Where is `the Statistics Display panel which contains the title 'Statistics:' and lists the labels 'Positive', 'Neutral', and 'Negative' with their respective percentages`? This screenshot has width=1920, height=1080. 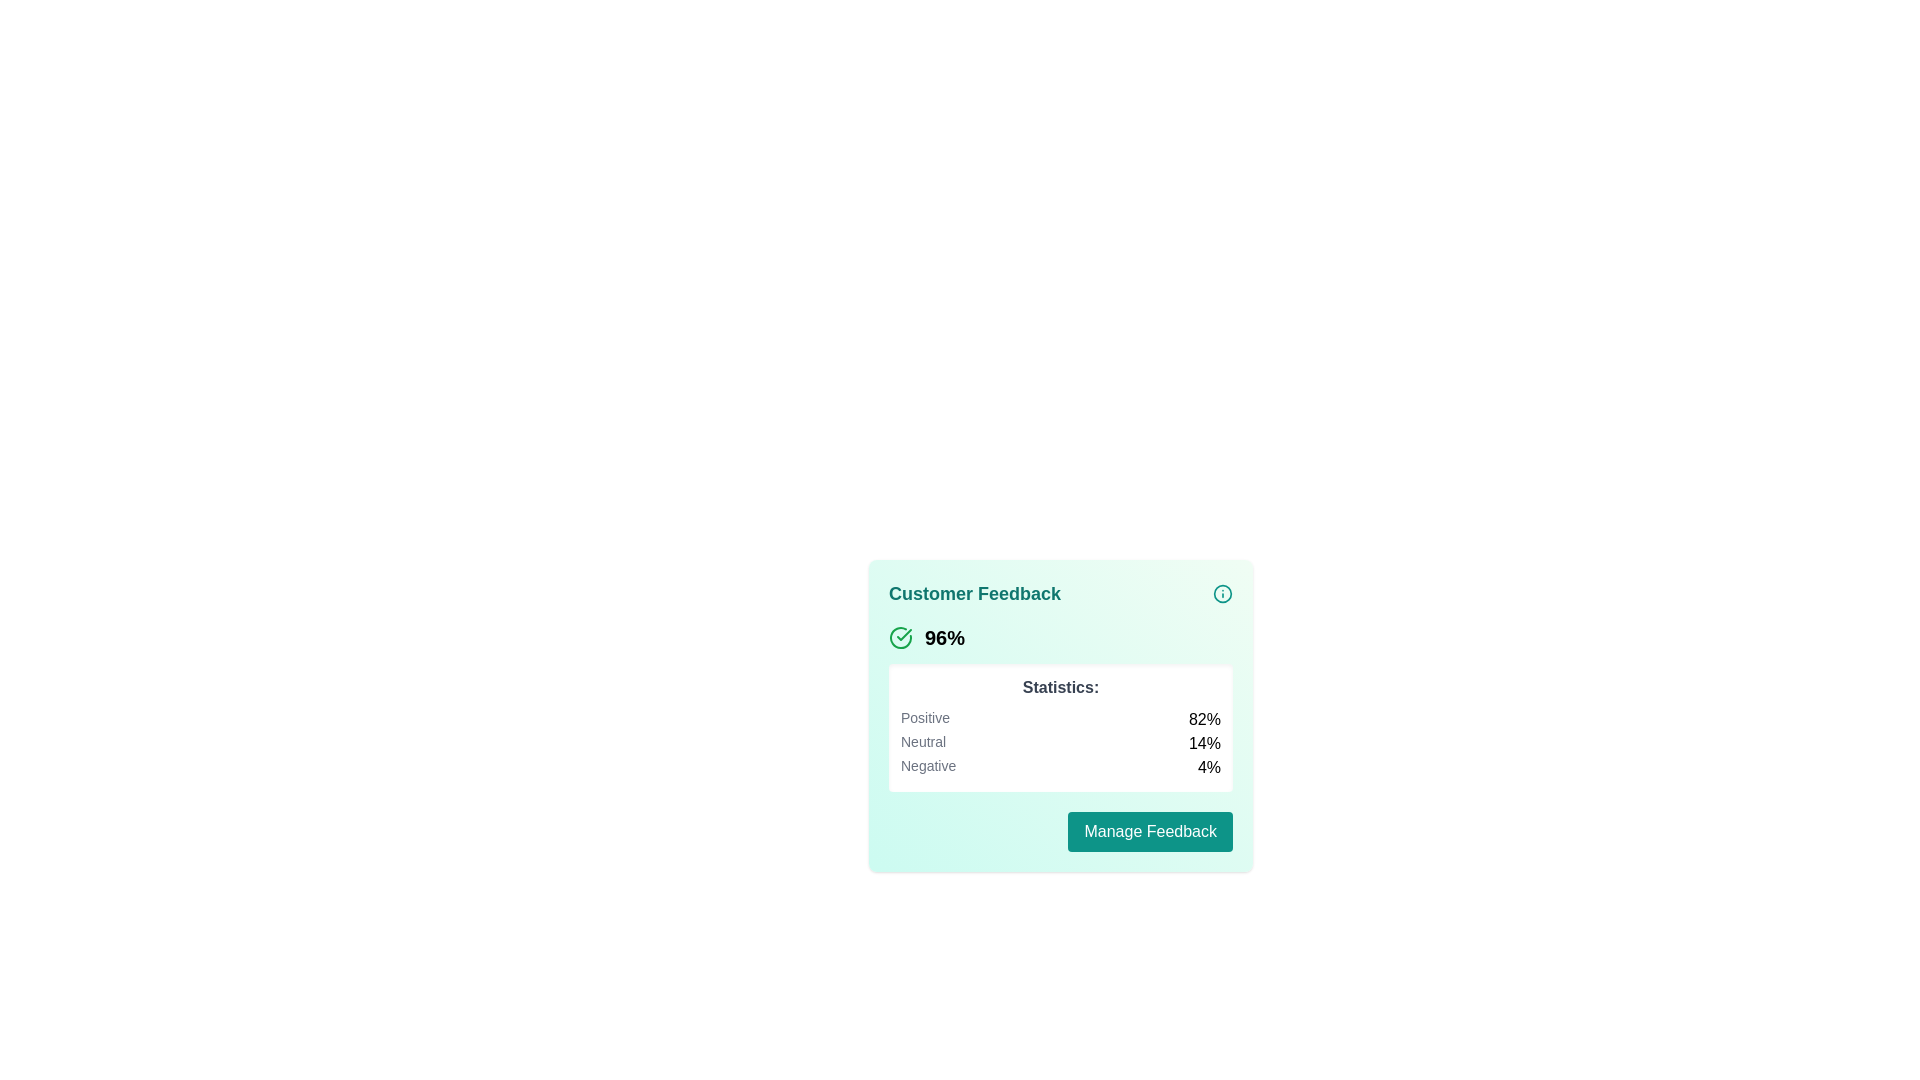 the Statistics Display panel which contains the title 'Statistics:' and lists the labels 'Positive', 'Neutral', and 'Negative' with their respective percentages is located at coordinates (1059, 728).